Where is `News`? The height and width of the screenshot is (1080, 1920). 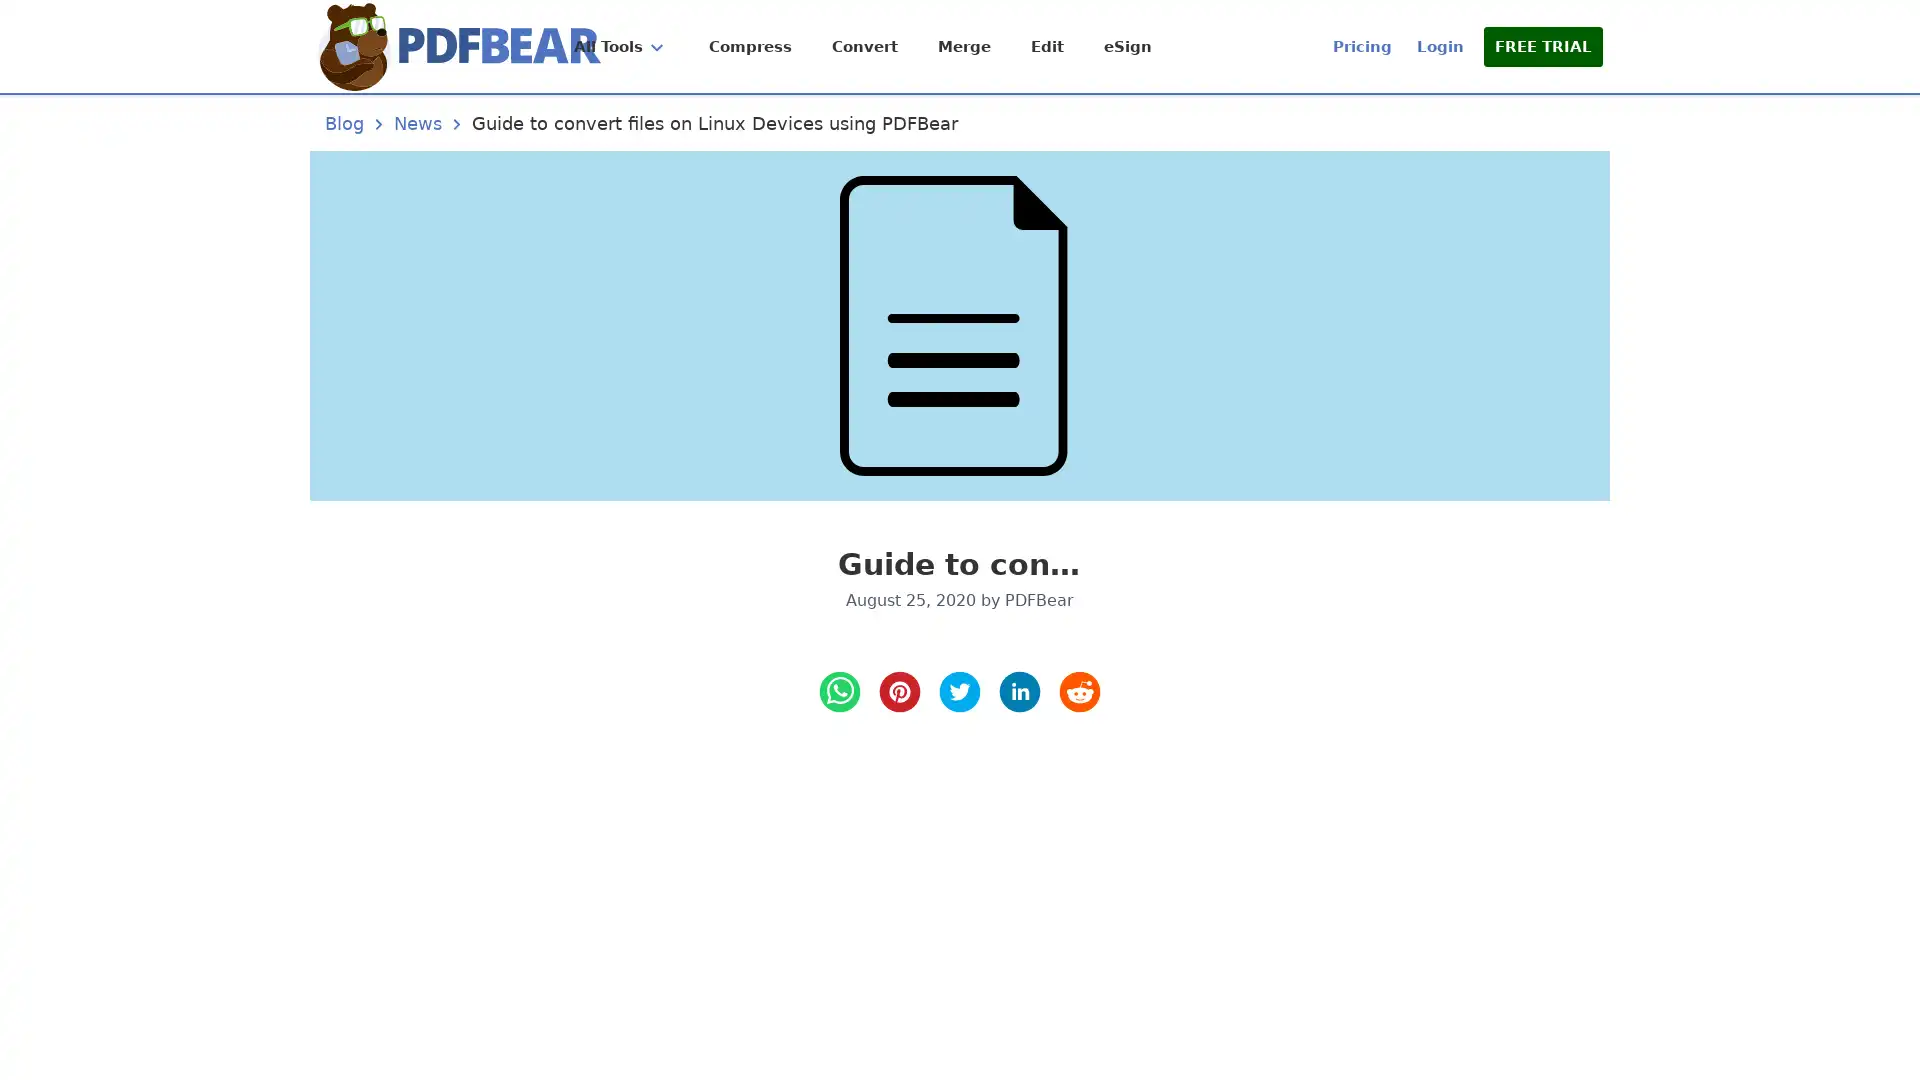 News is located at coordinates (416, 123).